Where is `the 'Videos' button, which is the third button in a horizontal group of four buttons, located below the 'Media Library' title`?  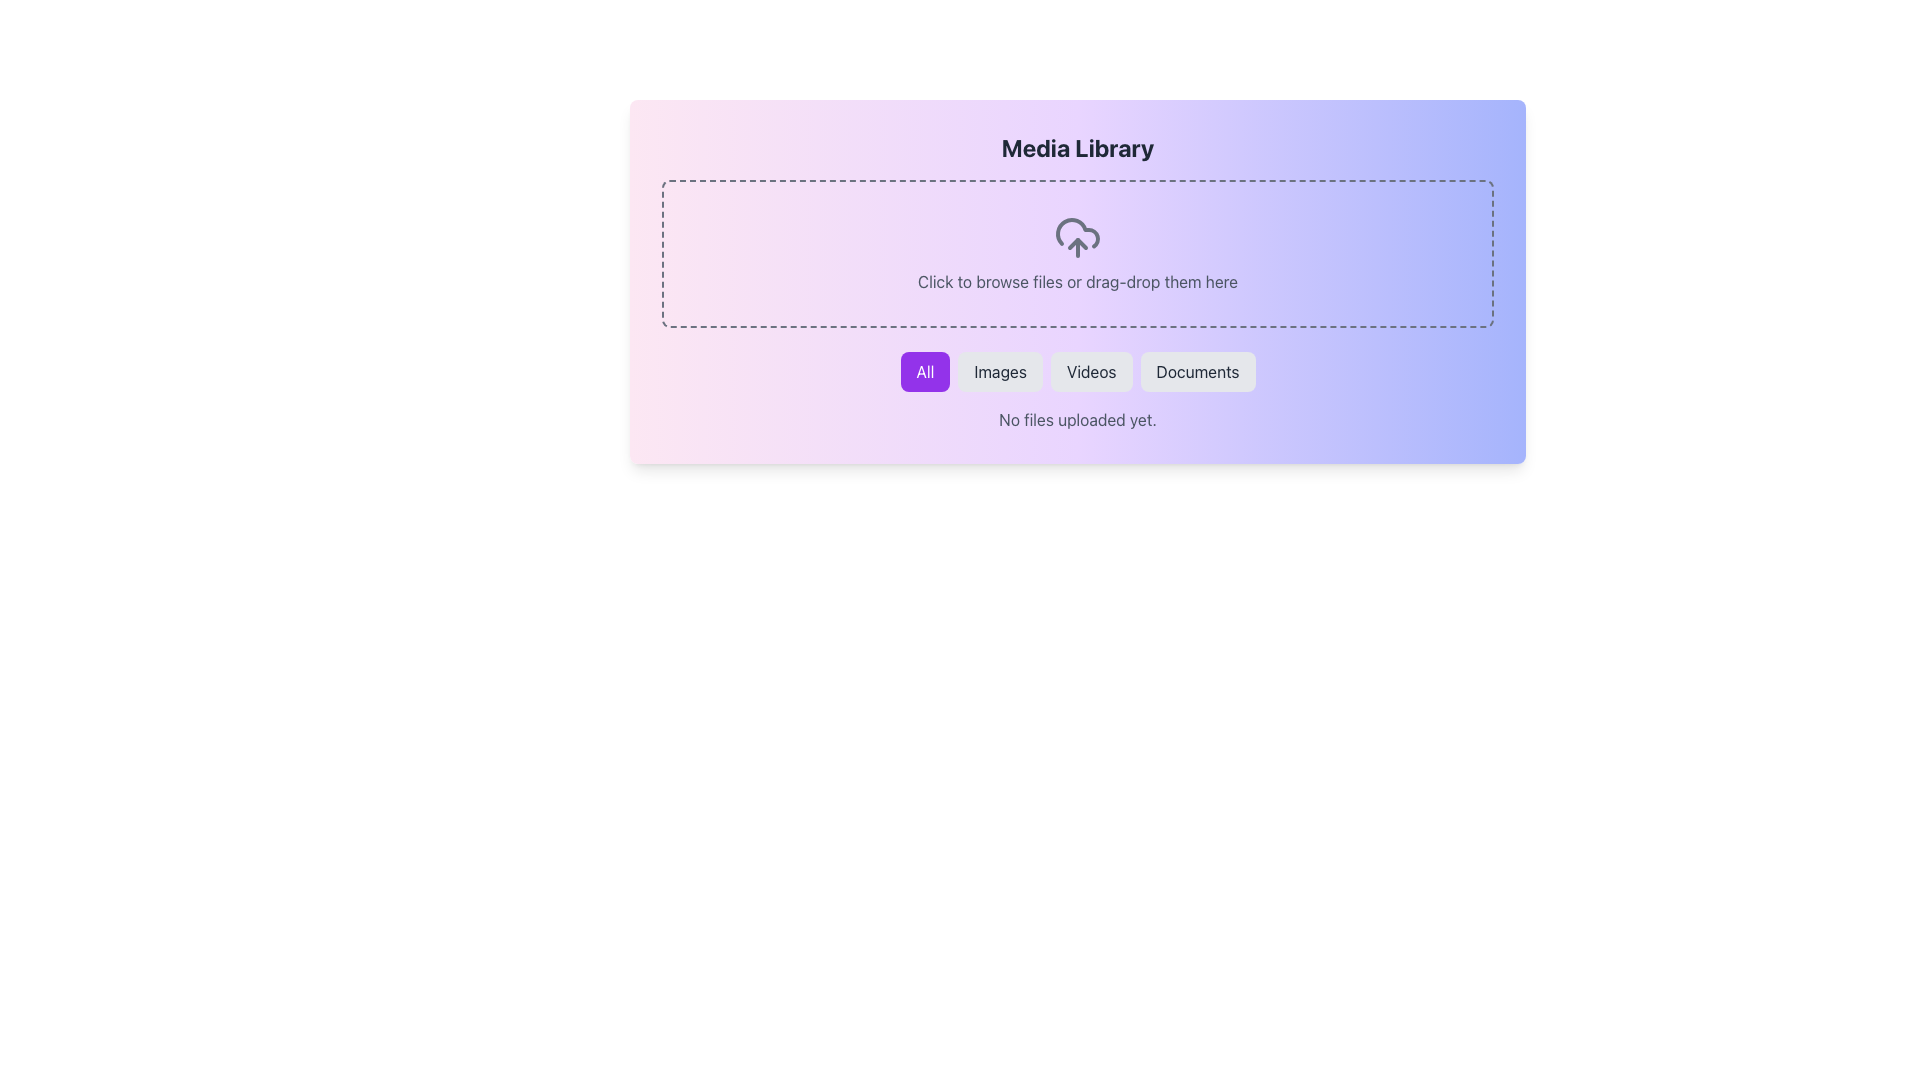
the 'Videos' button, which is the third button in a horizontal group of four buttons, located below the 'Media Library' title is located at coordinates (1090, 371).